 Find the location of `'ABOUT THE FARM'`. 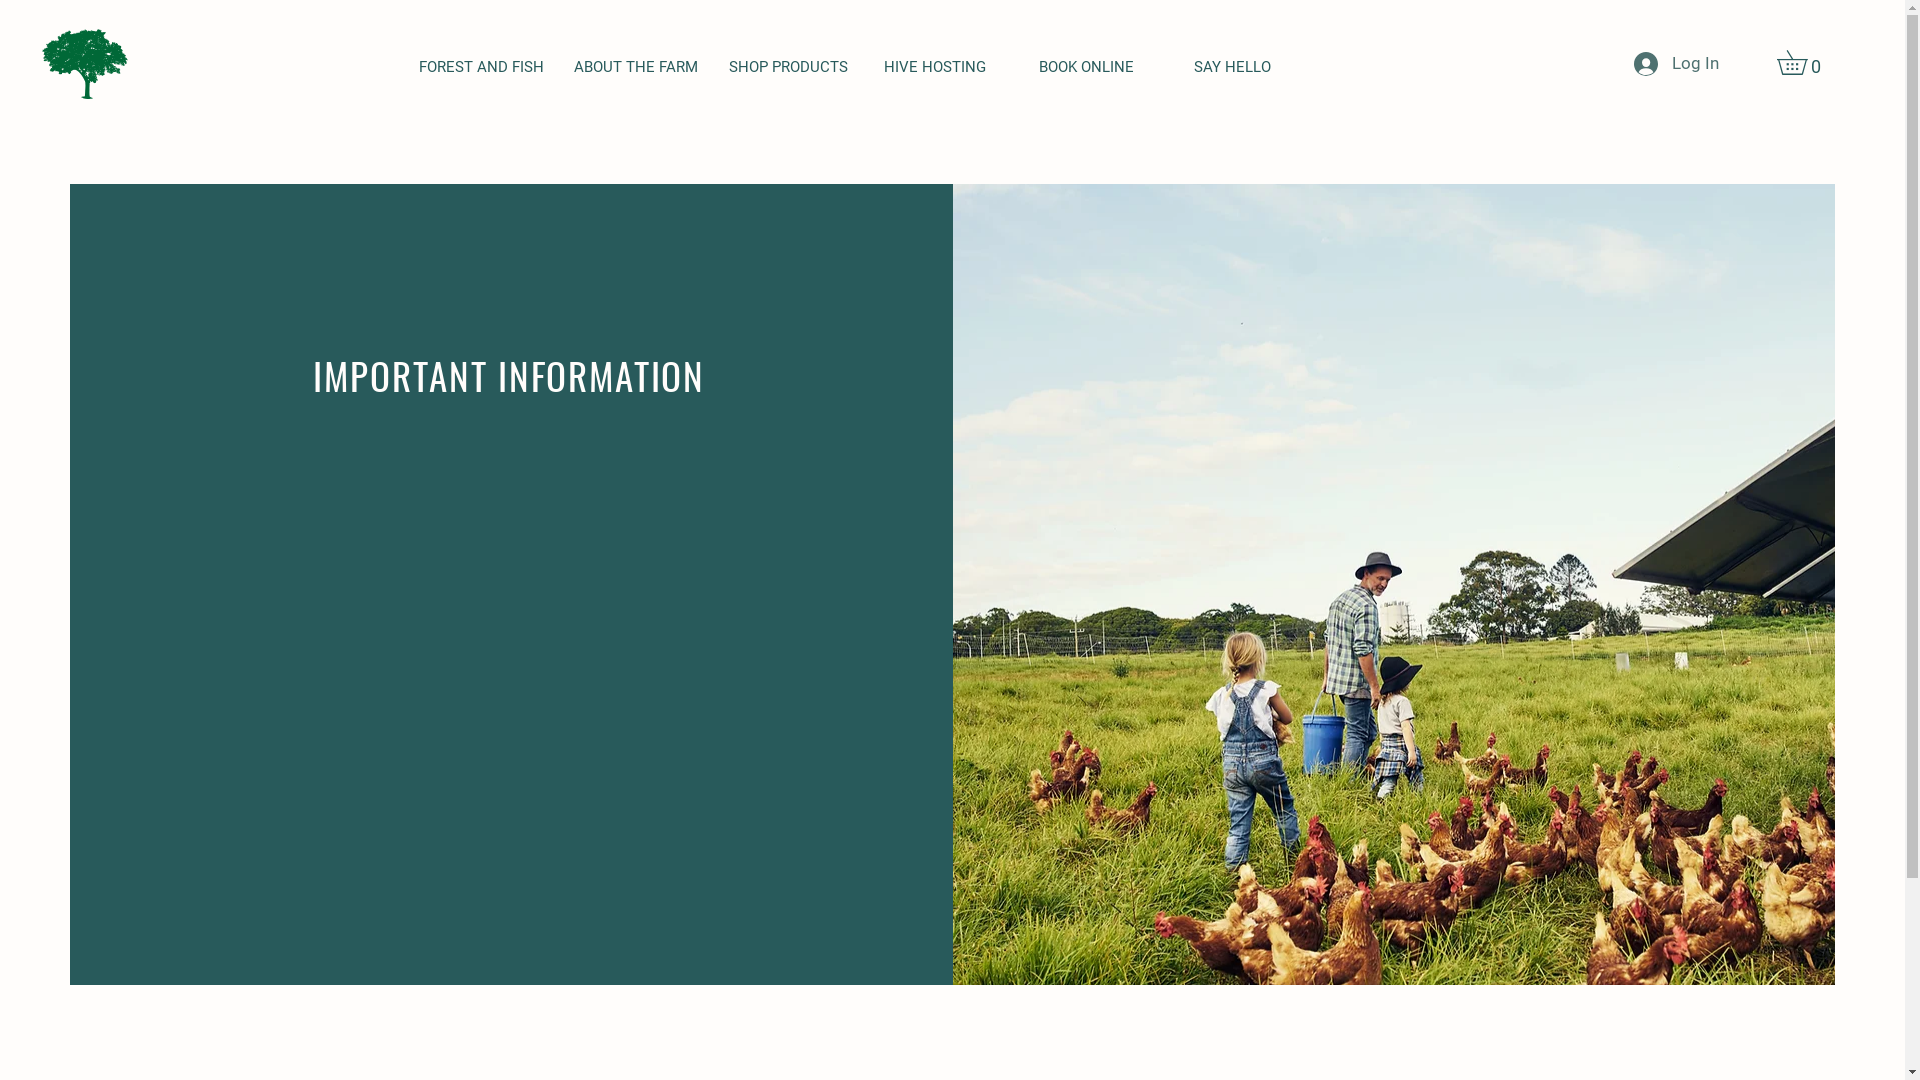

'ABOUT THE FARM' is located at coordinates (634, 66).